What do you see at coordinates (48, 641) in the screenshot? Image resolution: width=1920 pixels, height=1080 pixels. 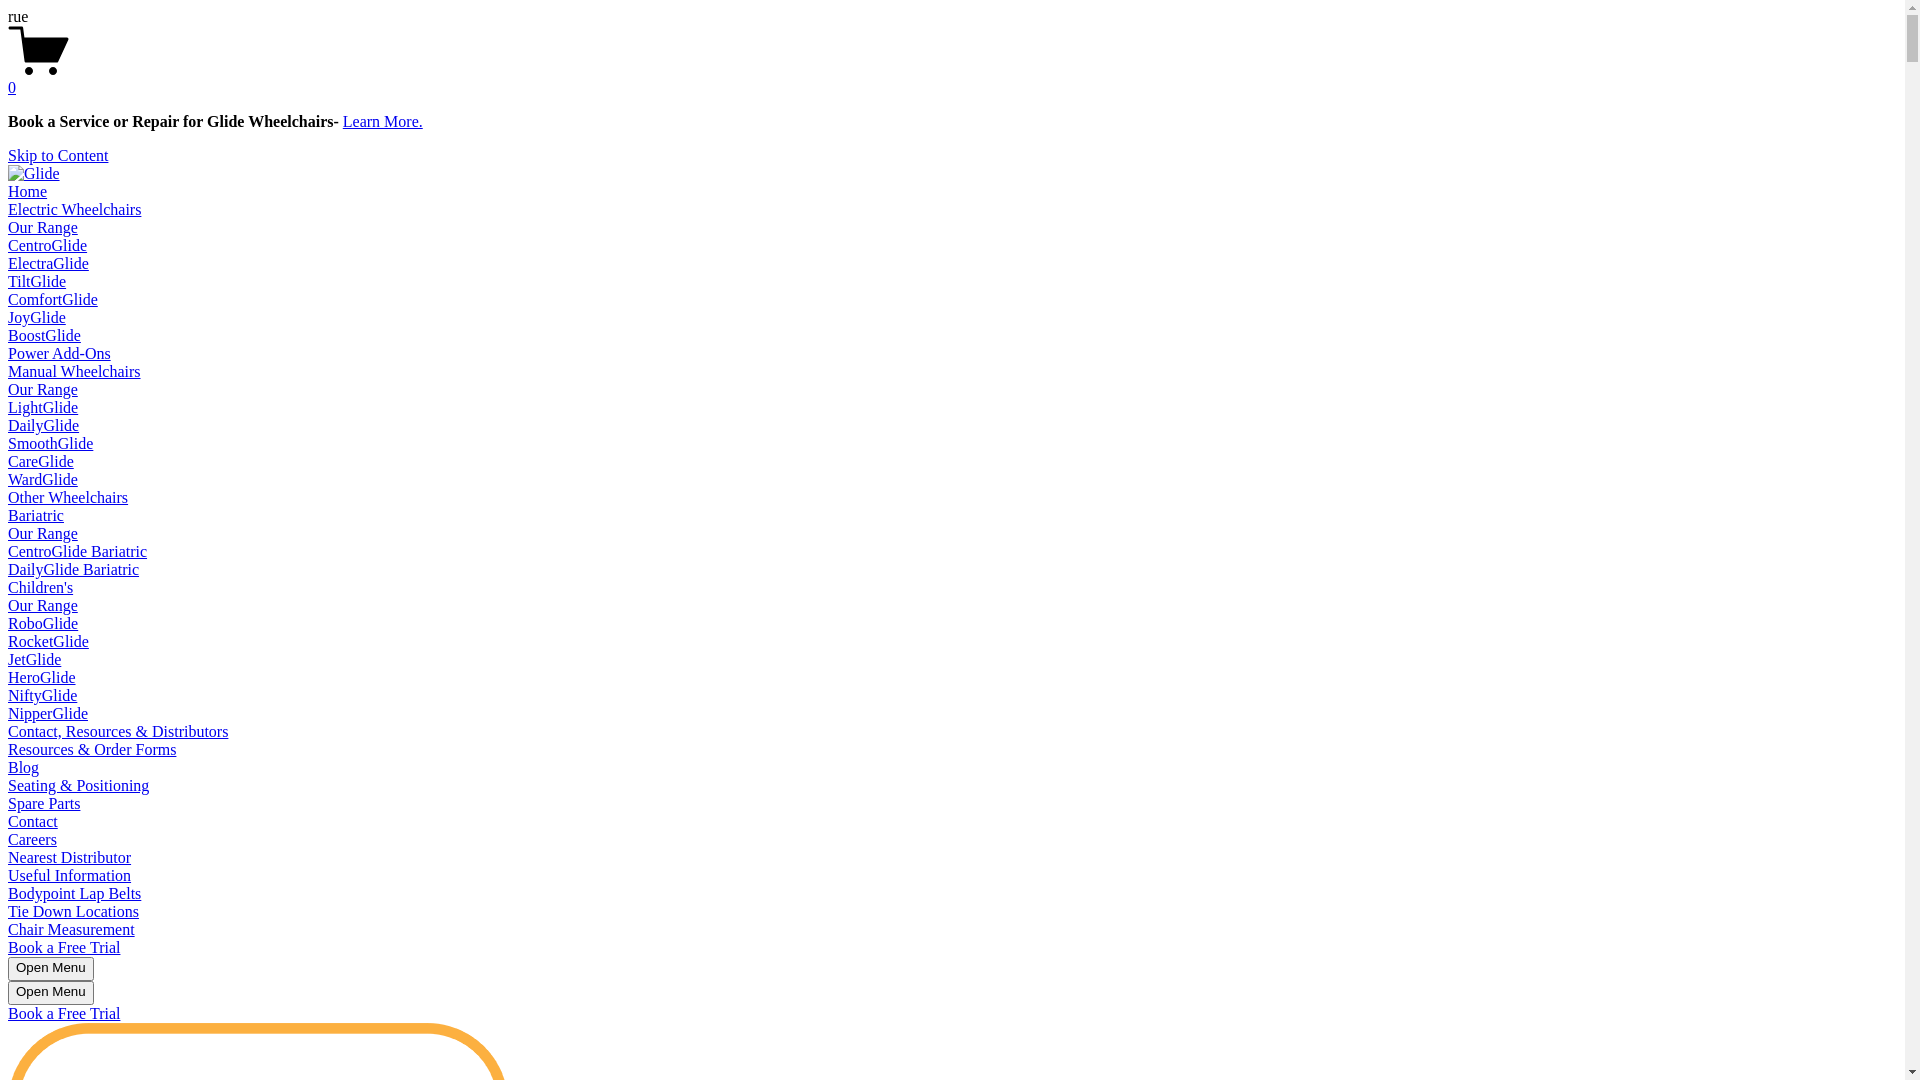 I see `'RocketGlide'` at bounding box center [48, 641].